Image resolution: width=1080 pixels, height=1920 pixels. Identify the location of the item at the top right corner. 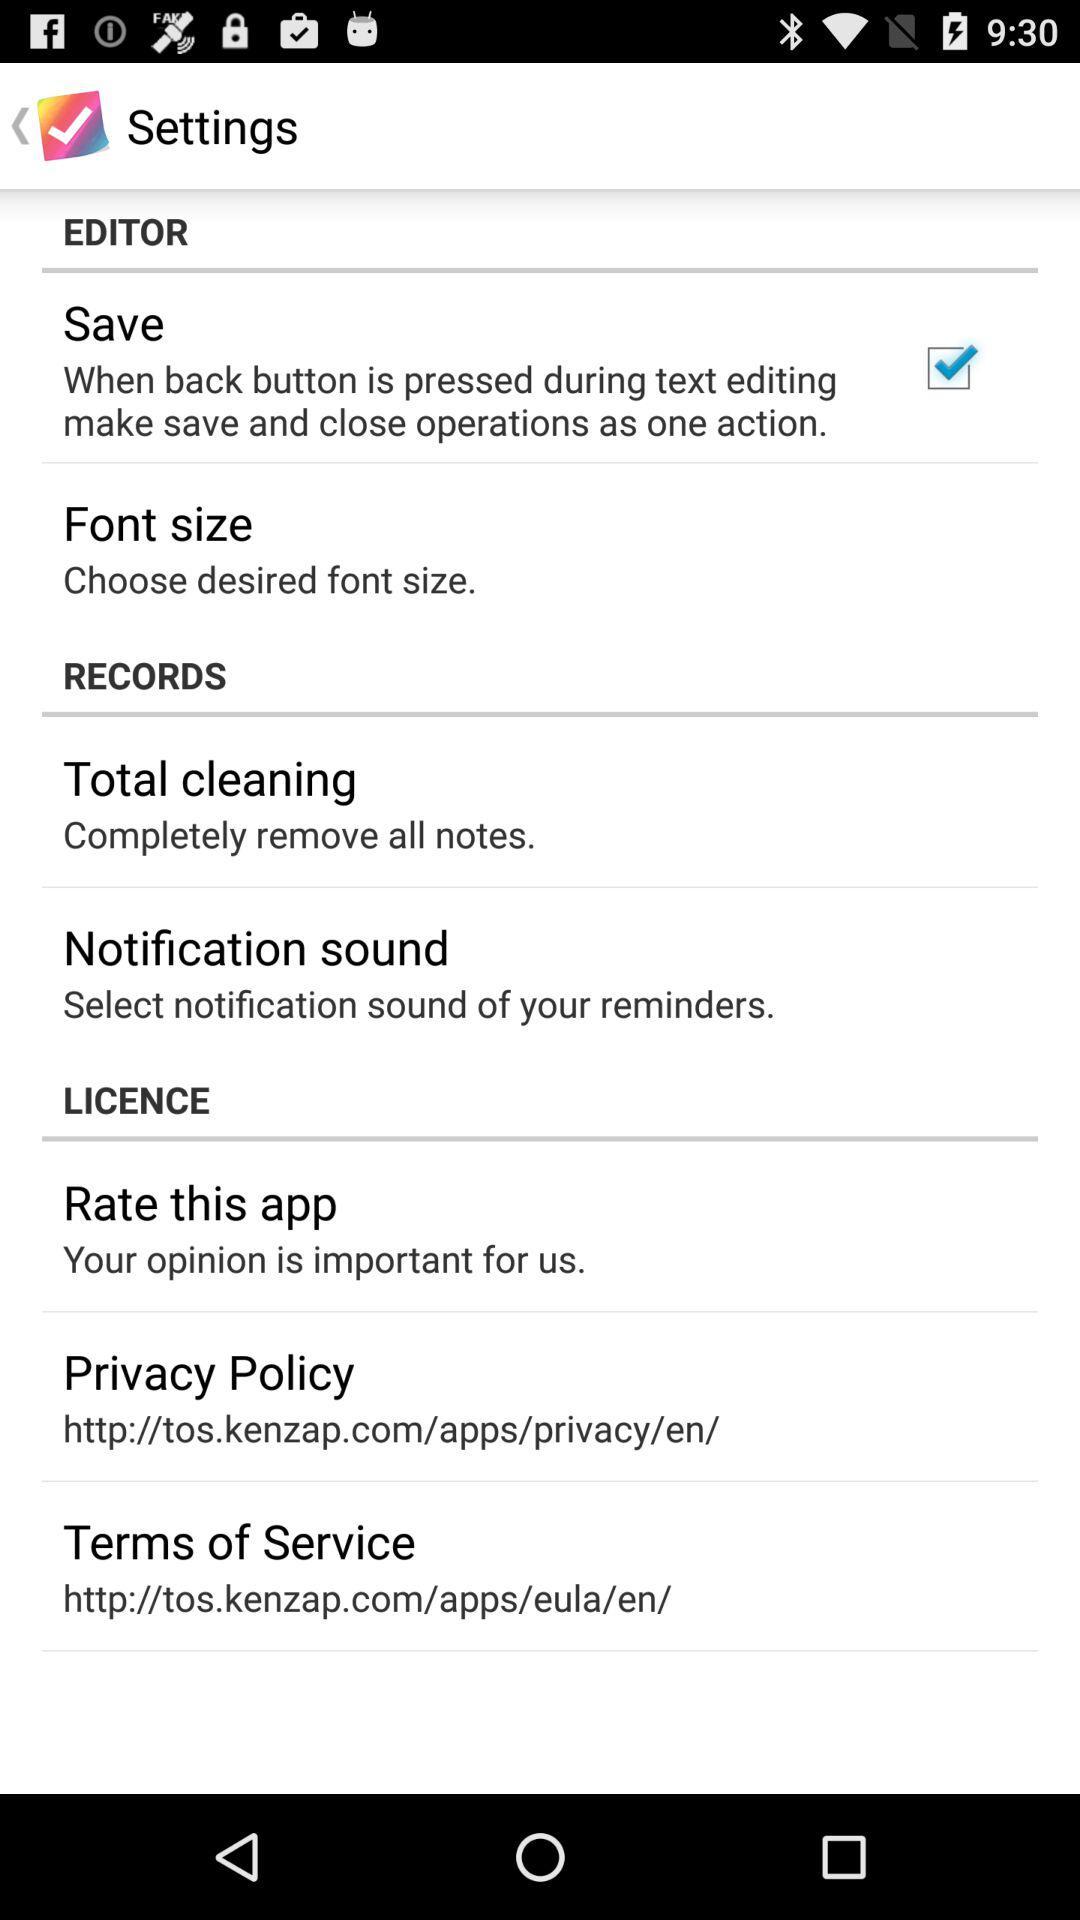
(947, 368).